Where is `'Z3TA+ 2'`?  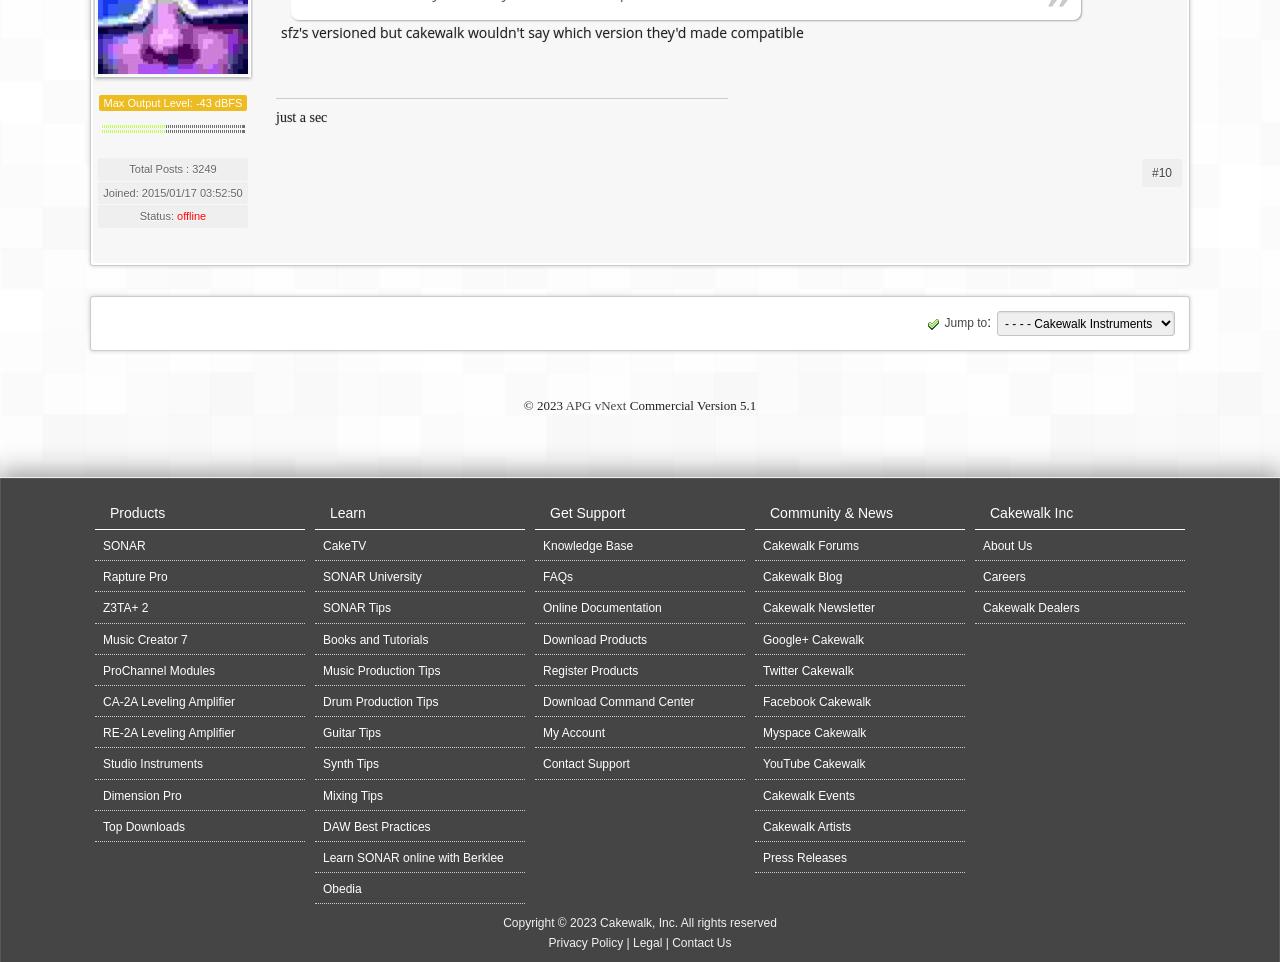 'Z3TA+ 2' is located at coordinates (102, 606).